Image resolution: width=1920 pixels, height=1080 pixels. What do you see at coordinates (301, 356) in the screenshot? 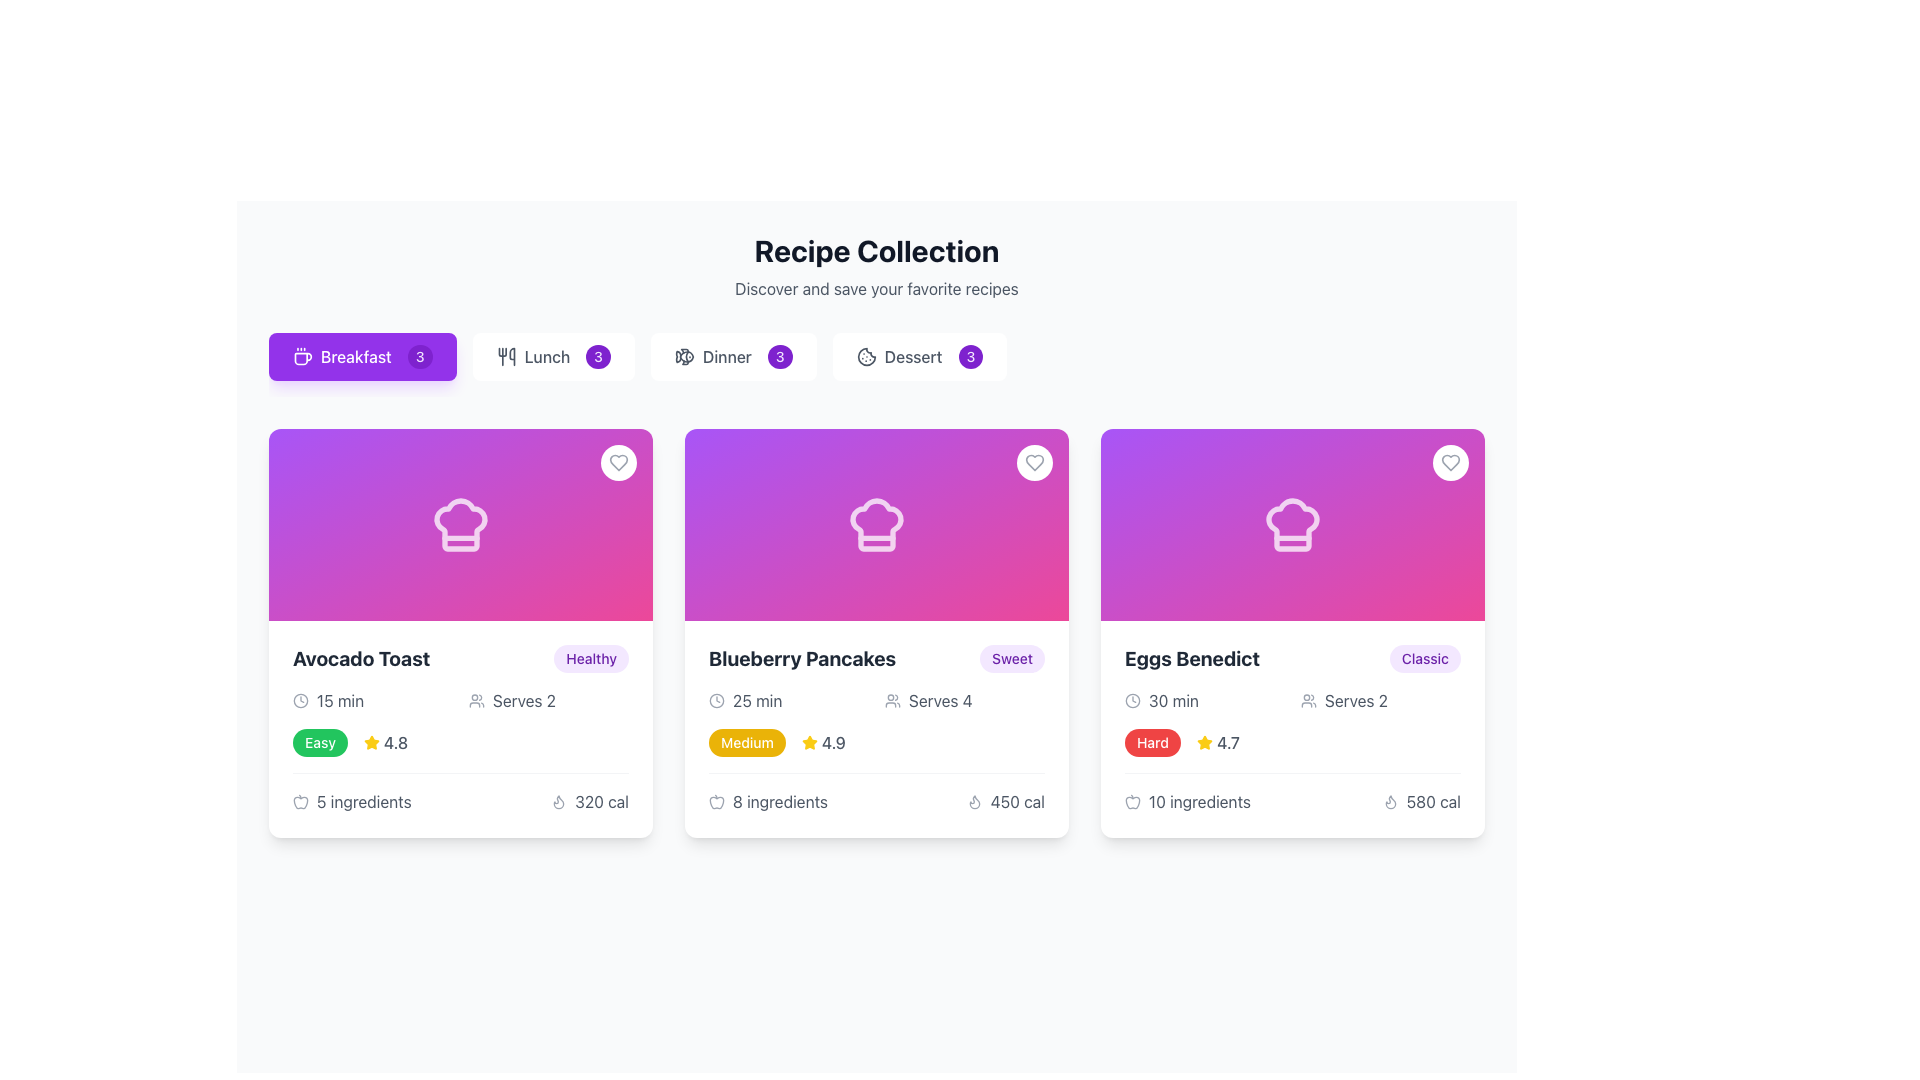
I see `the coffee cup icon located inside the rectangular purple button tagged 'Breakfast 3', which features a minimalistic line-art illustration with steam lines, positioned at the upper left of the interface` at bounding box center [301, 356].